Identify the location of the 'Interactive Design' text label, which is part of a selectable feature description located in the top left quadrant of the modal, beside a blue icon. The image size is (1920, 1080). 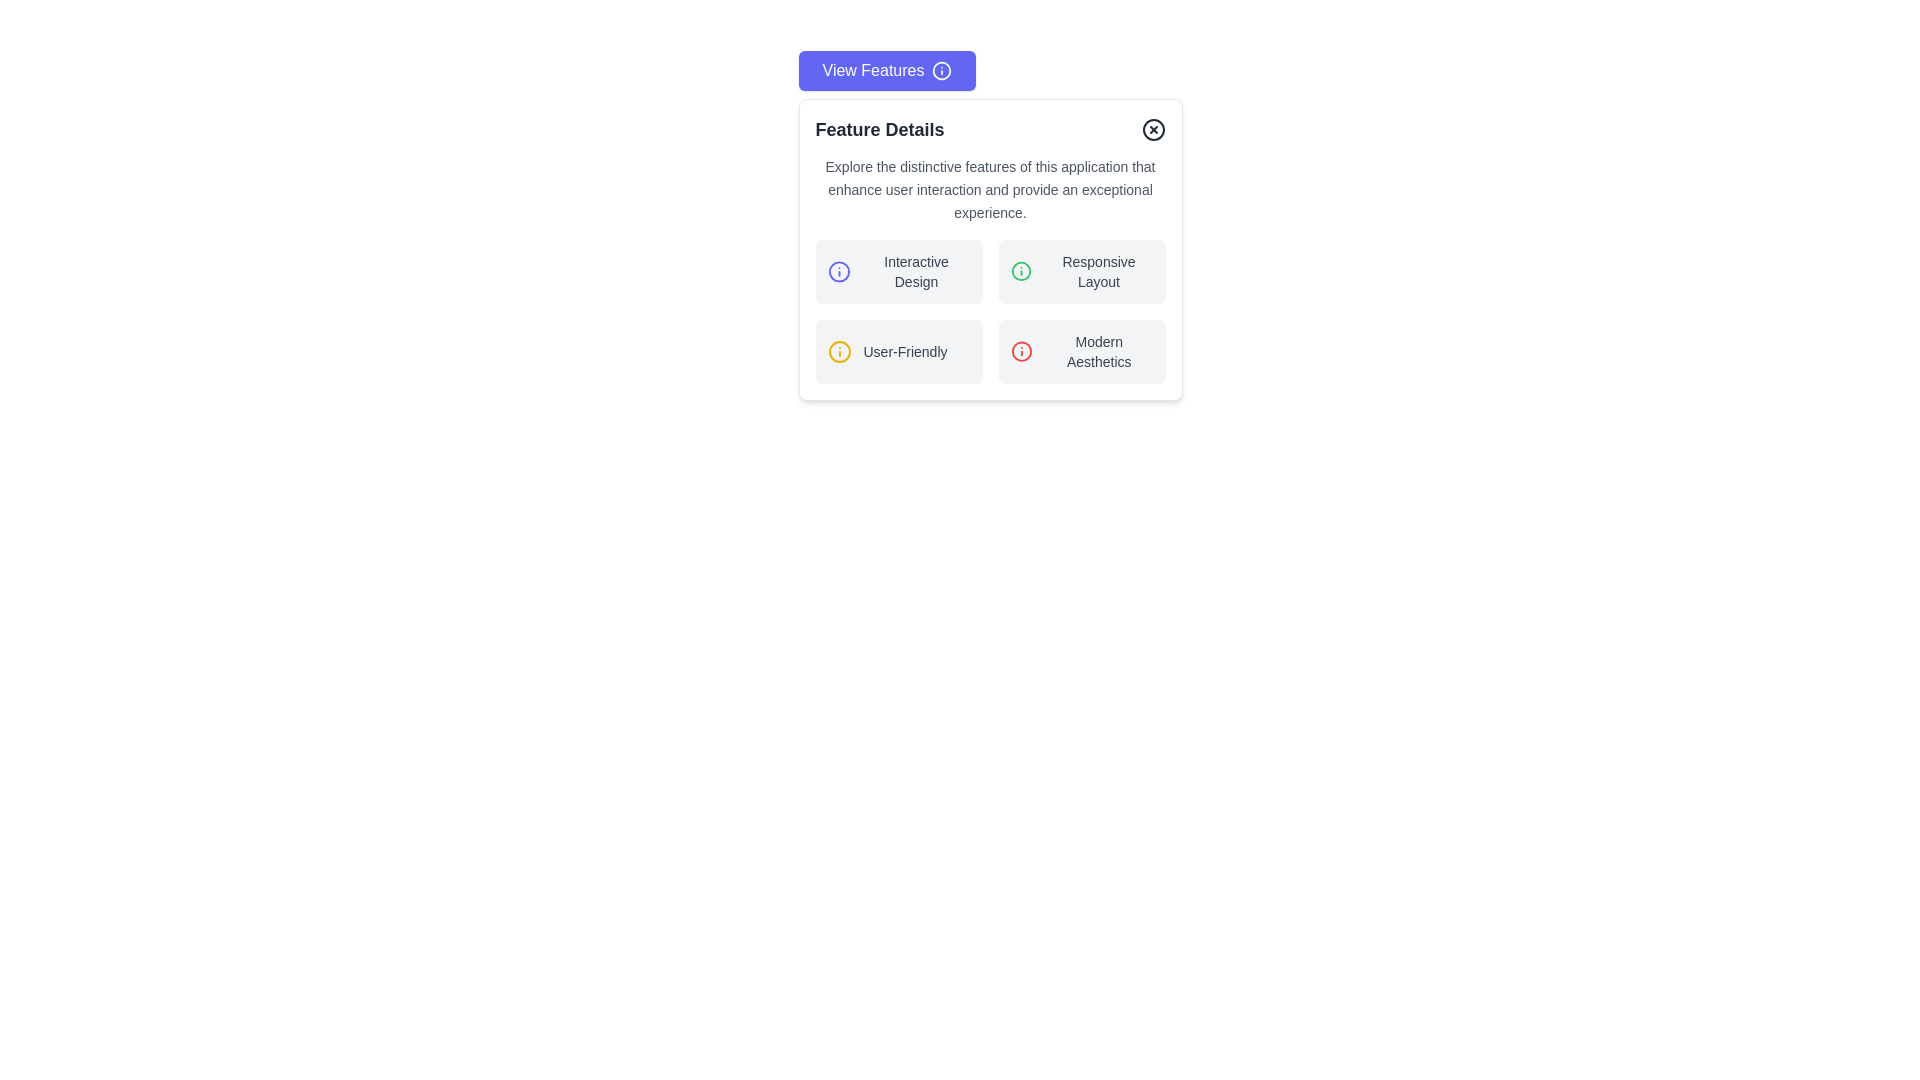
(915, 272).